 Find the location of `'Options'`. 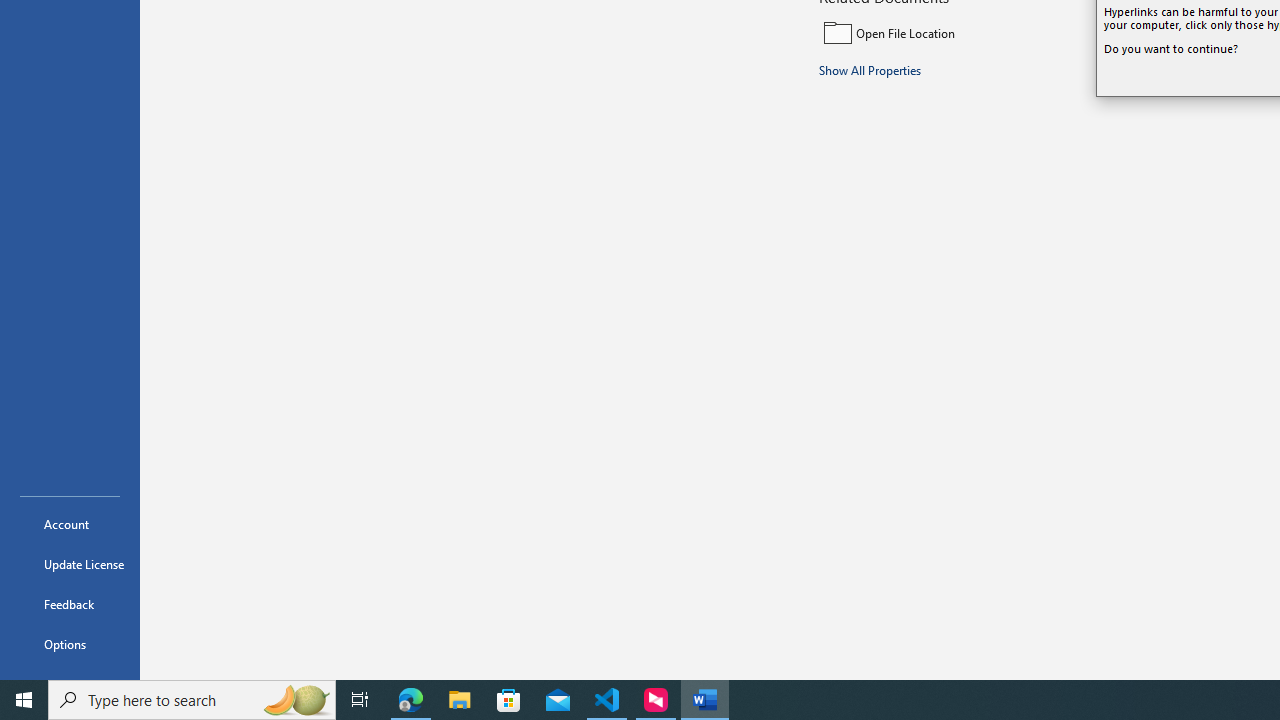

'Options' is located at coordinates (69, 644).